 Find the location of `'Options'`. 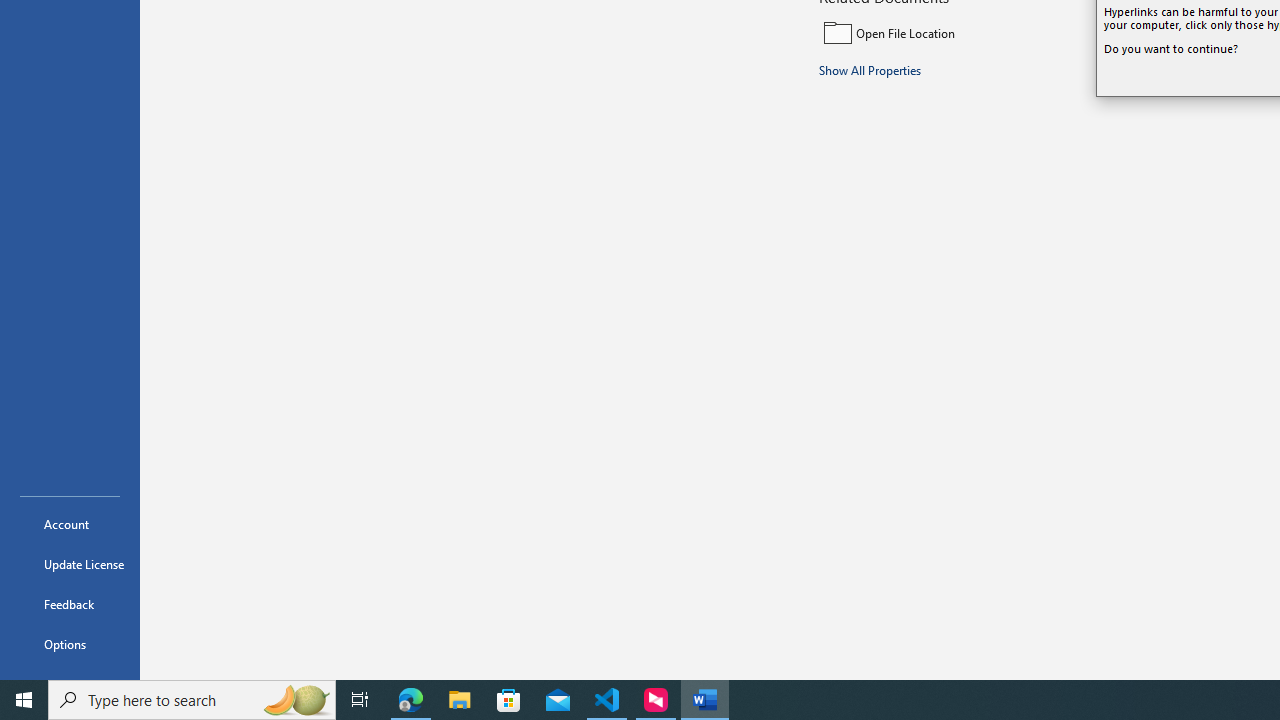

'Options' is located at coordinates (69, 644).